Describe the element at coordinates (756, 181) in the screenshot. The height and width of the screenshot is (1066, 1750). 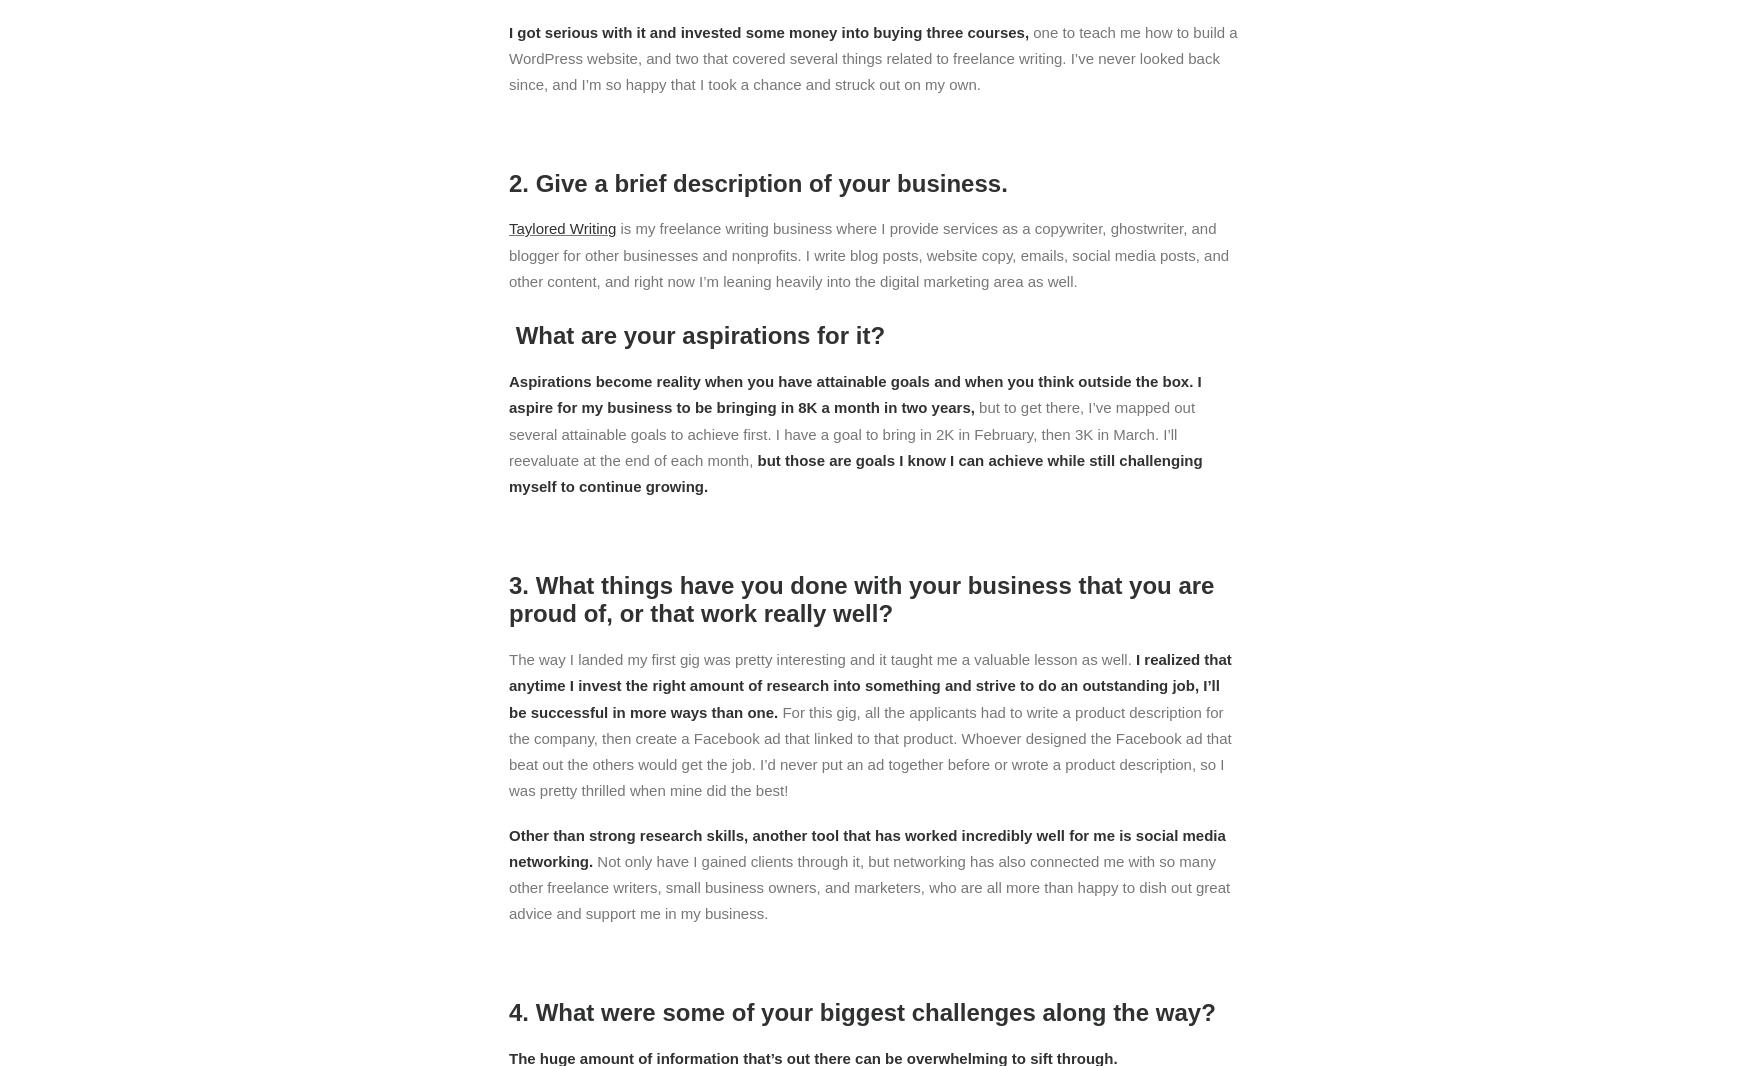
I see `'2. Give a brief description of your business.'` at that location.